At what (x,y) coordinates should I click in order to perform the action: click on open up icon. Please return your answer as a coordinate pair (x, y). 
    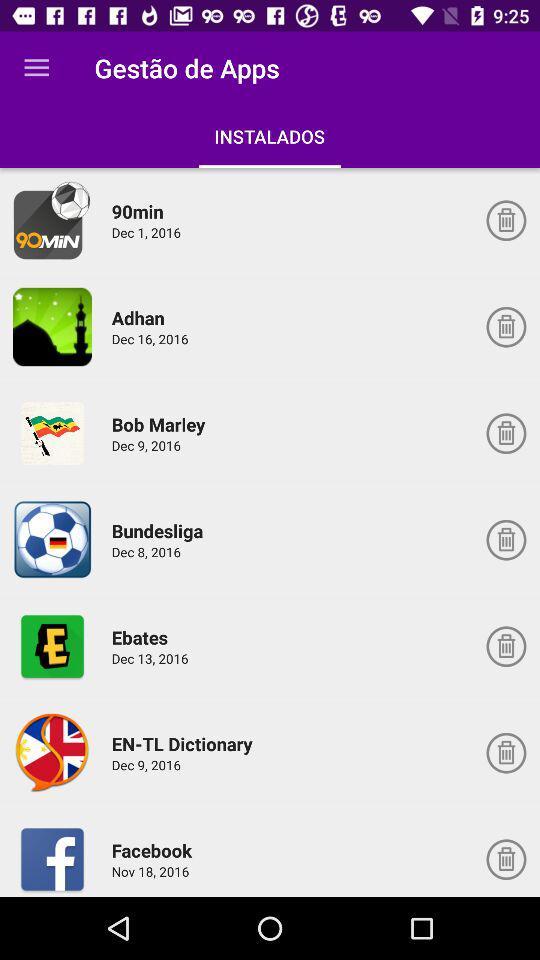
    Looking at the image, I should click on (52, 752).